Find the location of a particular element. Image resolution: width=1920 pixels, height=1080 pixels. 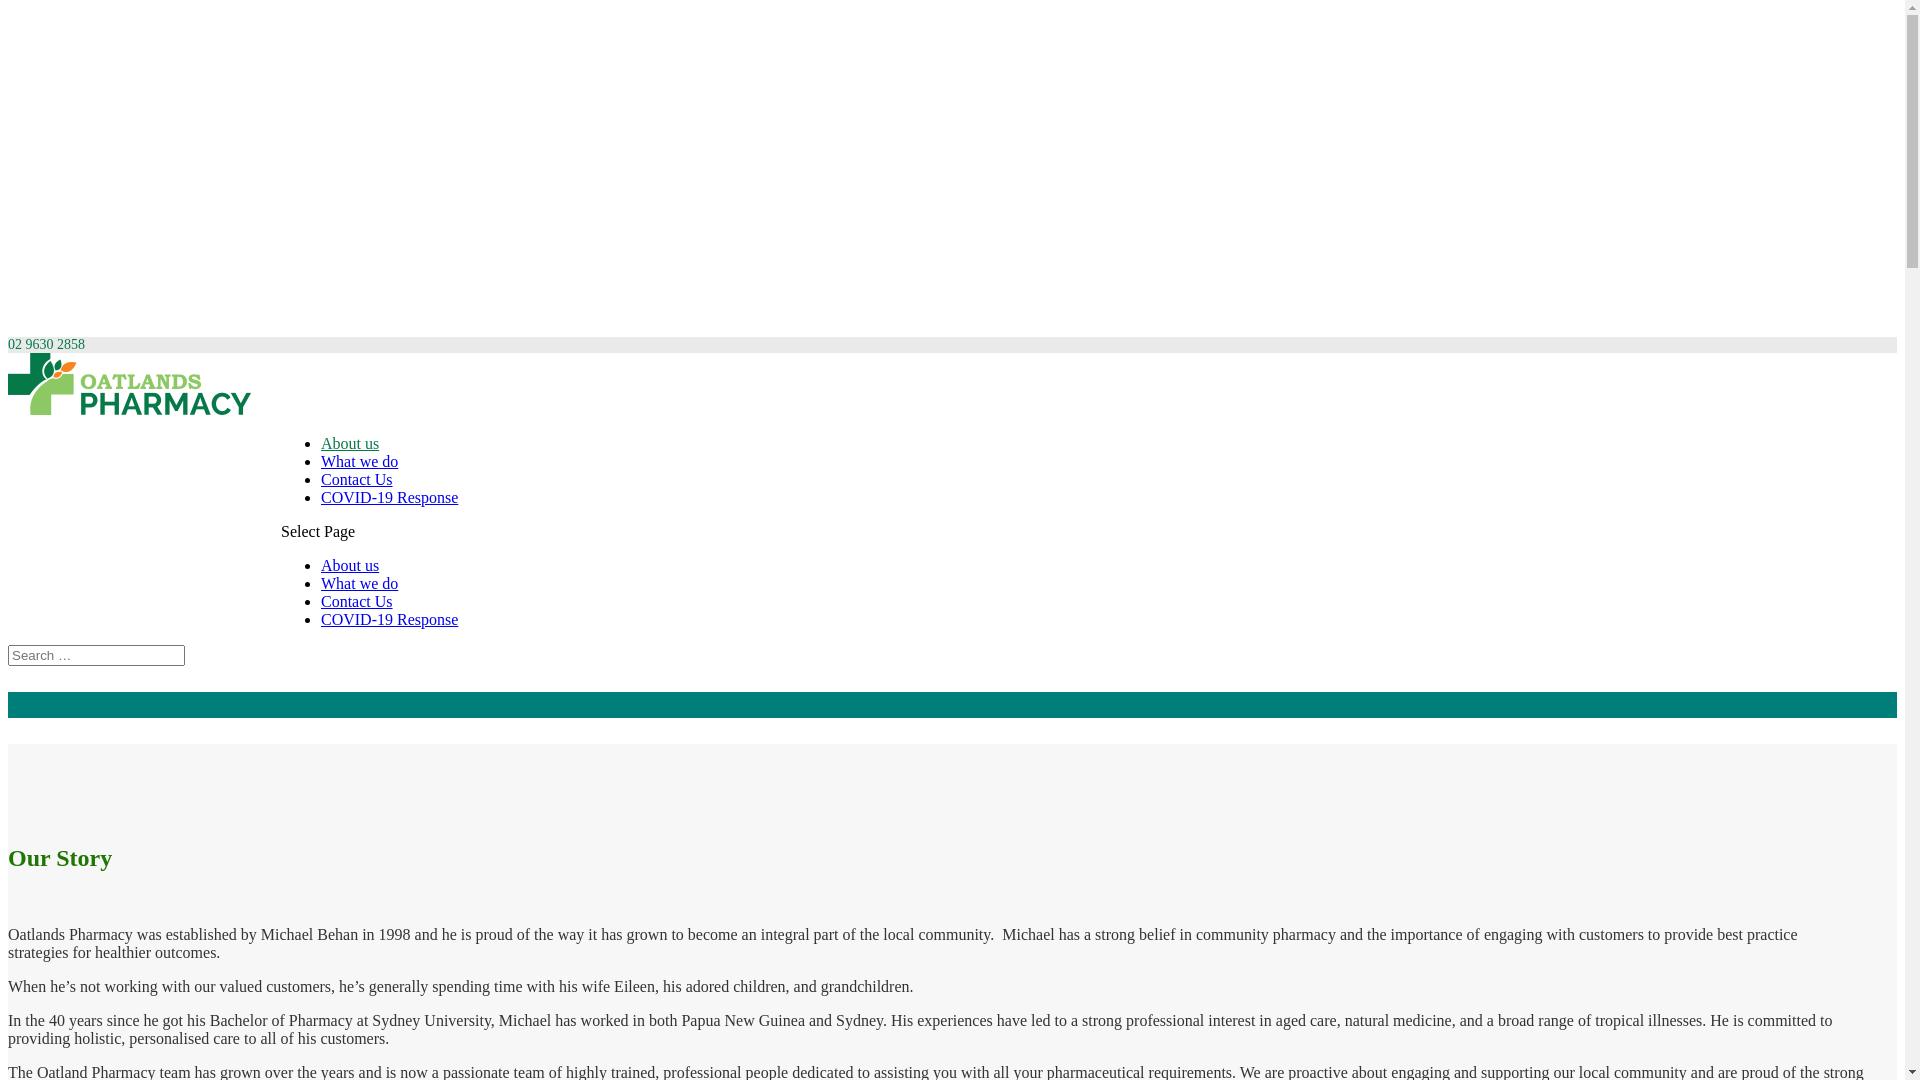

'COVID-19 Response' is located at coordinates (389, 618).